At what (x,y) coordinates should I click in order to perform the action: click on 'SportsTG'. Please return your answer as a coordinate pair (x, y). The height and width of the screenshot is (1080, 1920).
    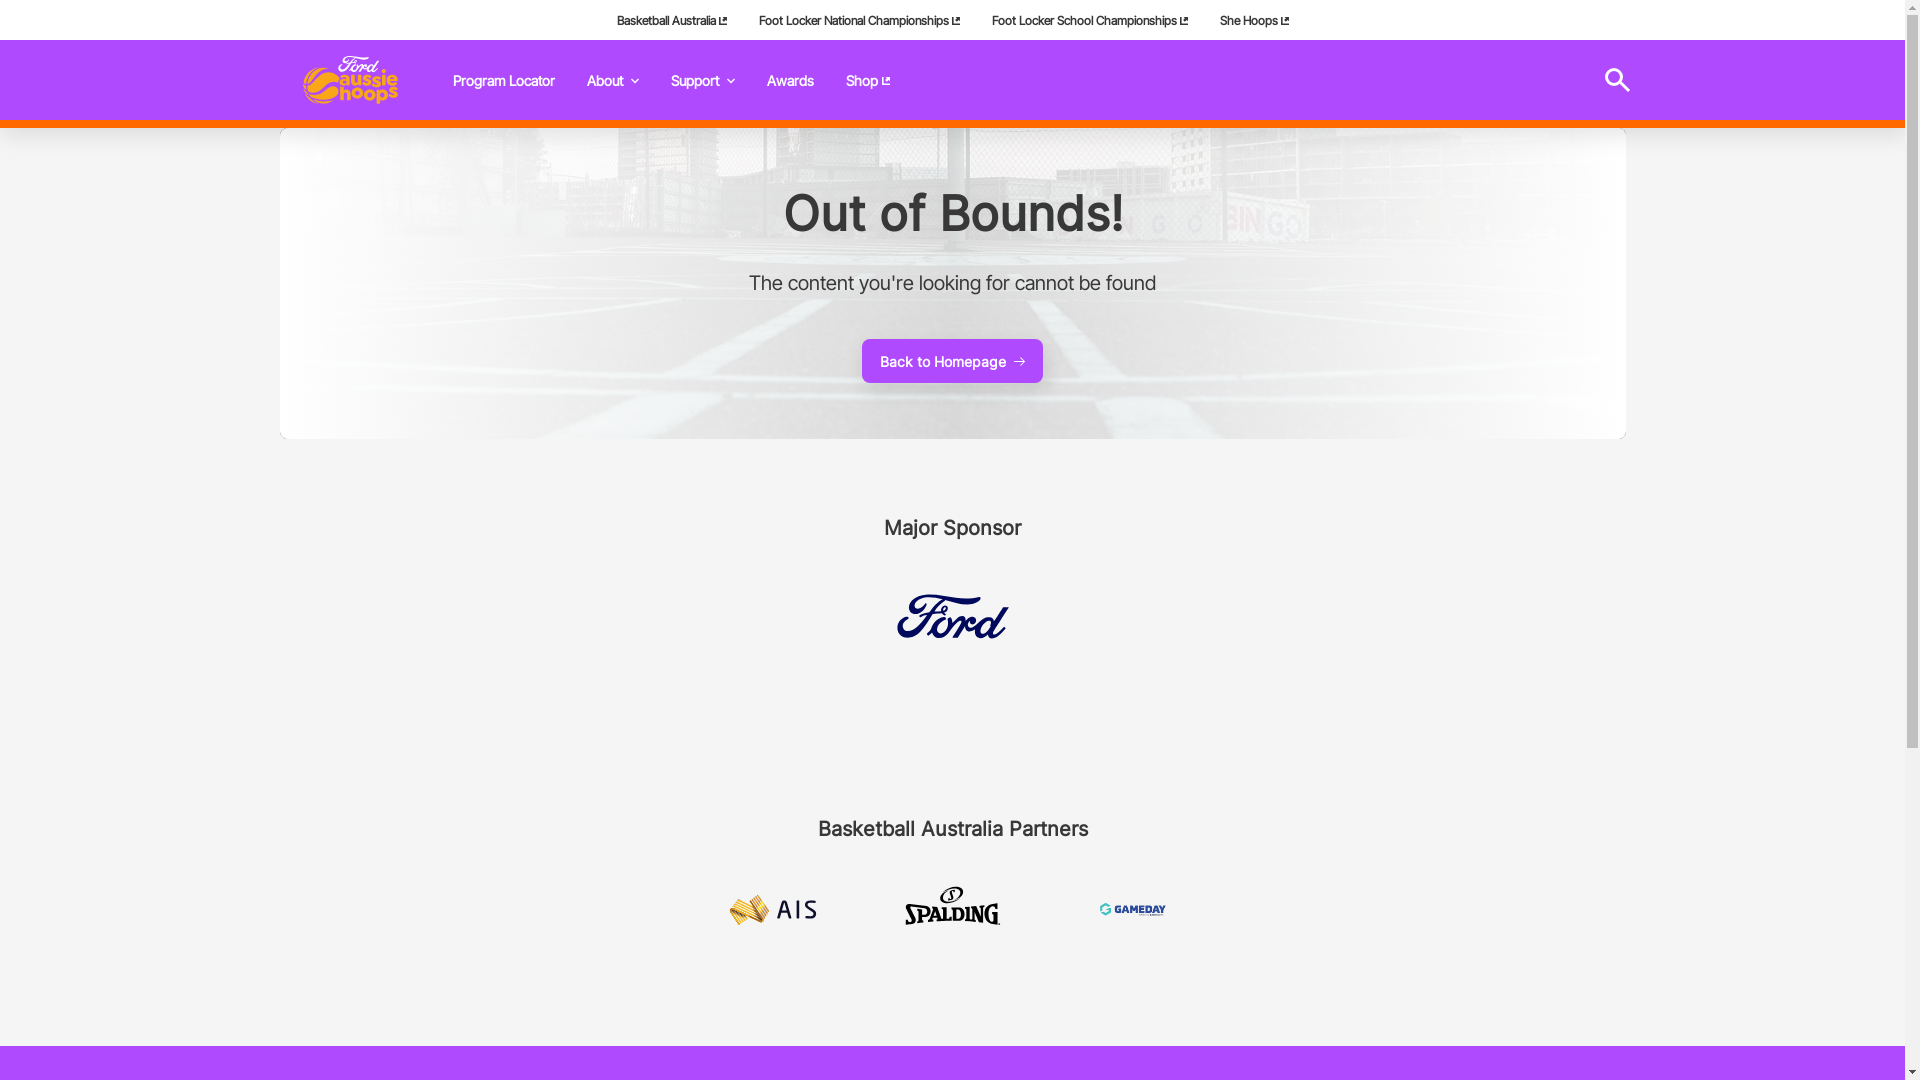
    Looking at the image, I should click on (1132, 909).